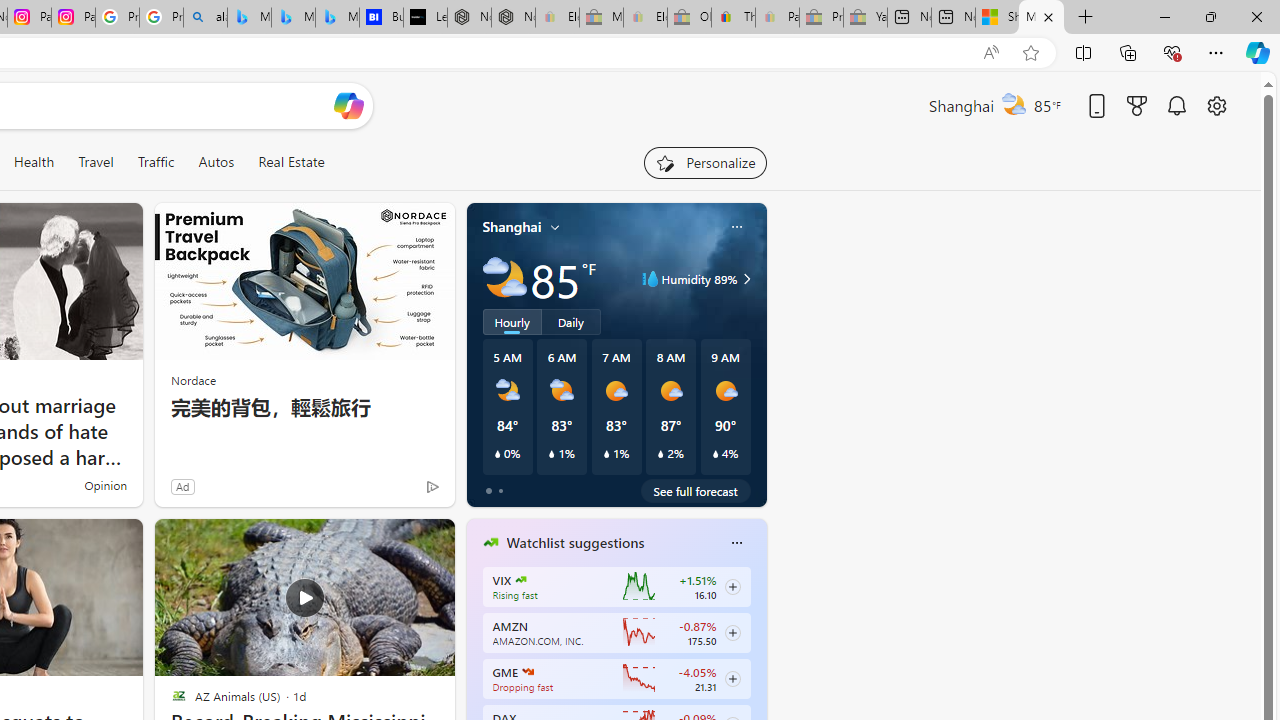 The height and width of the screenshot is (720, 1280). What do you see at coordinates (715, 453) in the screenshot?
I see `'Class: weather-current-precipitation-glyph'` at bounding box center [715, 453].